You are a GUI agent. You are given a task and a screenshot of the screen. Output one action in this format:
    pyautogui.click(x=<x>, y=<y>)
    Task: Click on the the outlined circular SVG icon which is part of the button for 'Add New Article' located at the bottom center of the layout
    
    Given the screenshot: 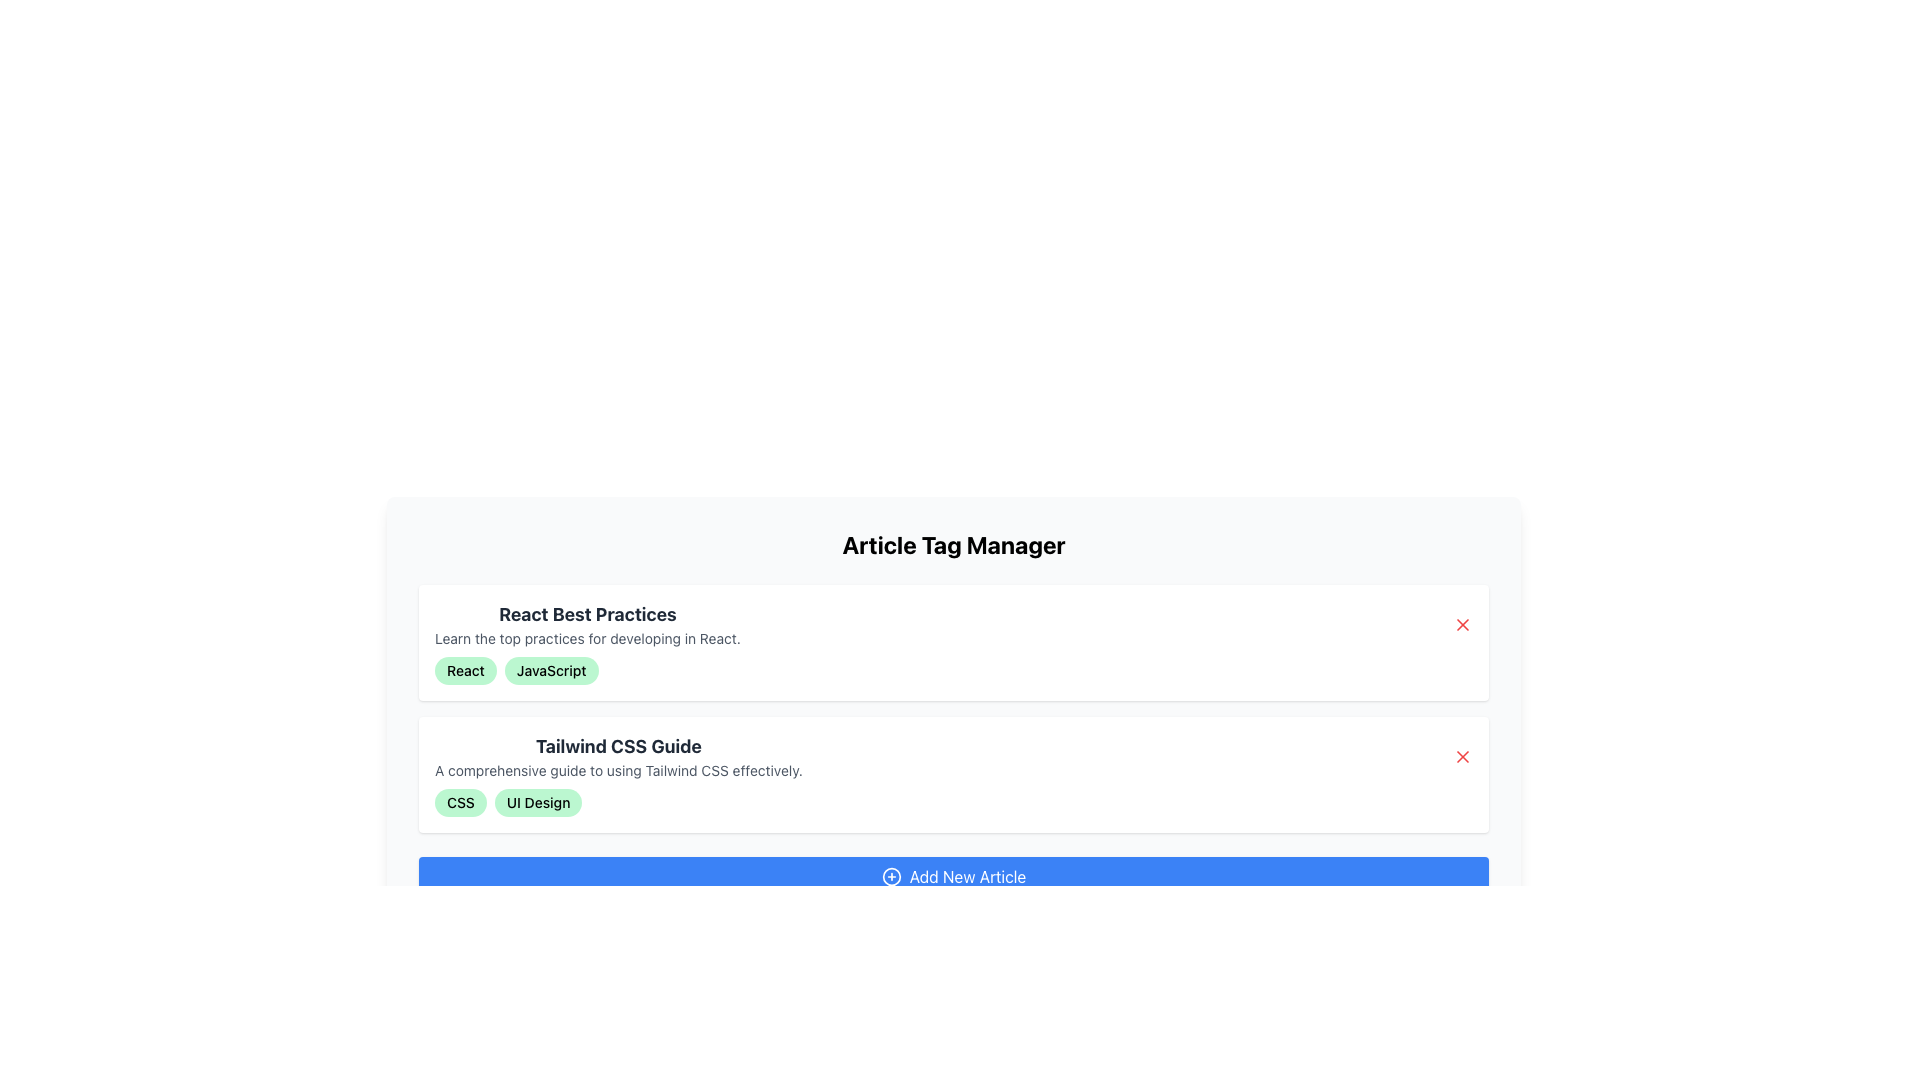 What is the action you would take?
    pyautogui.click(x=890, y=875)
    